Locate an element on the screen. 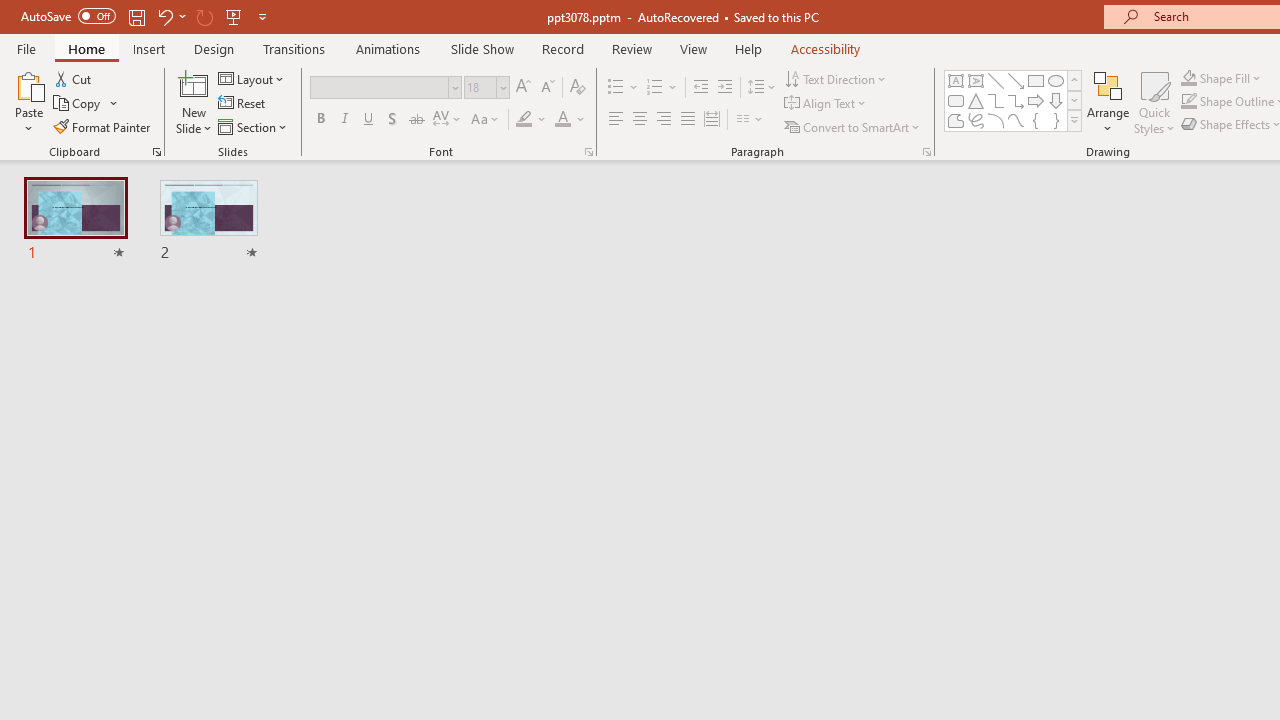 This screenshot has width=1280, height=720. 'Center' is located at coordinates (640, 119).